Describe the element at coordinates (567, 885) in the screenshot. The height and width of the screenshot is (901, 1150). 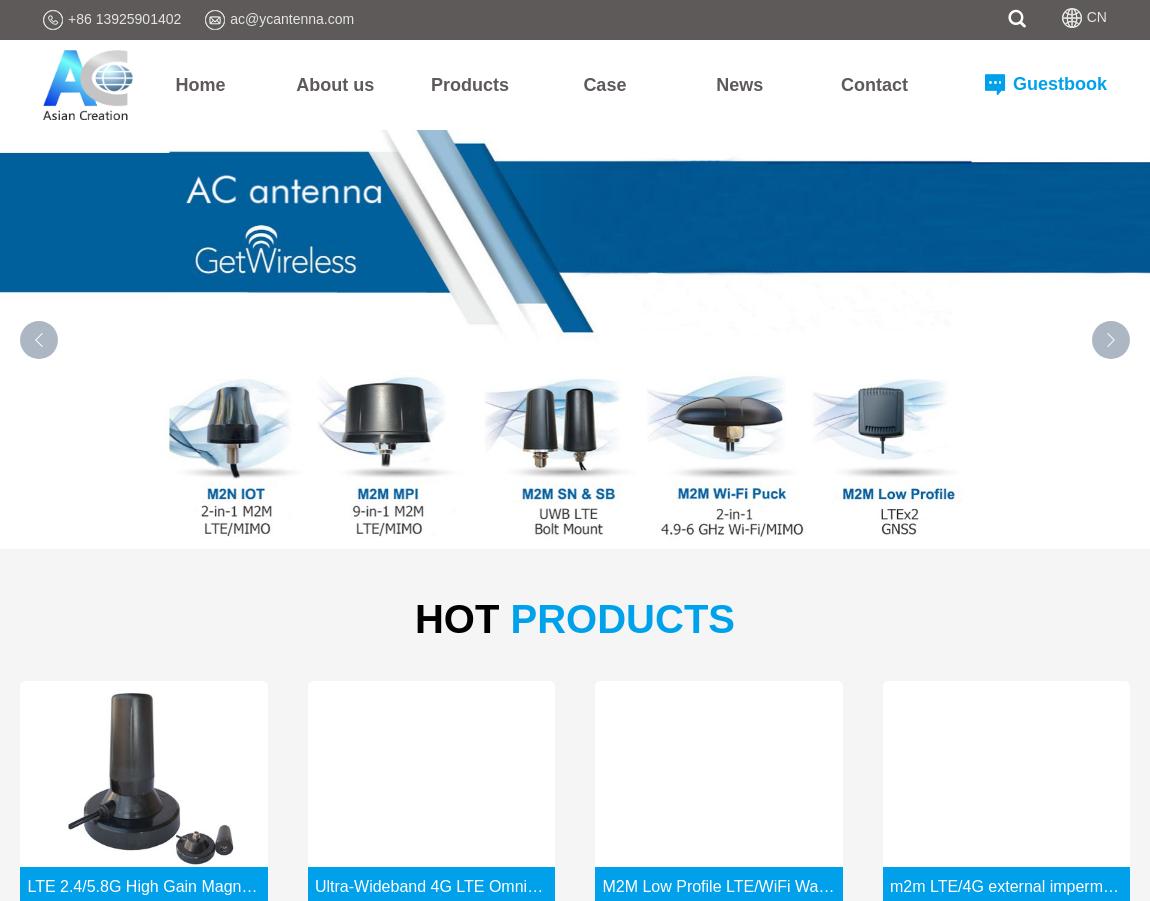
I see `'Ultra-Wideband 4G LTE Omni-Directional Antenna With Terminal Mount'` at that location.